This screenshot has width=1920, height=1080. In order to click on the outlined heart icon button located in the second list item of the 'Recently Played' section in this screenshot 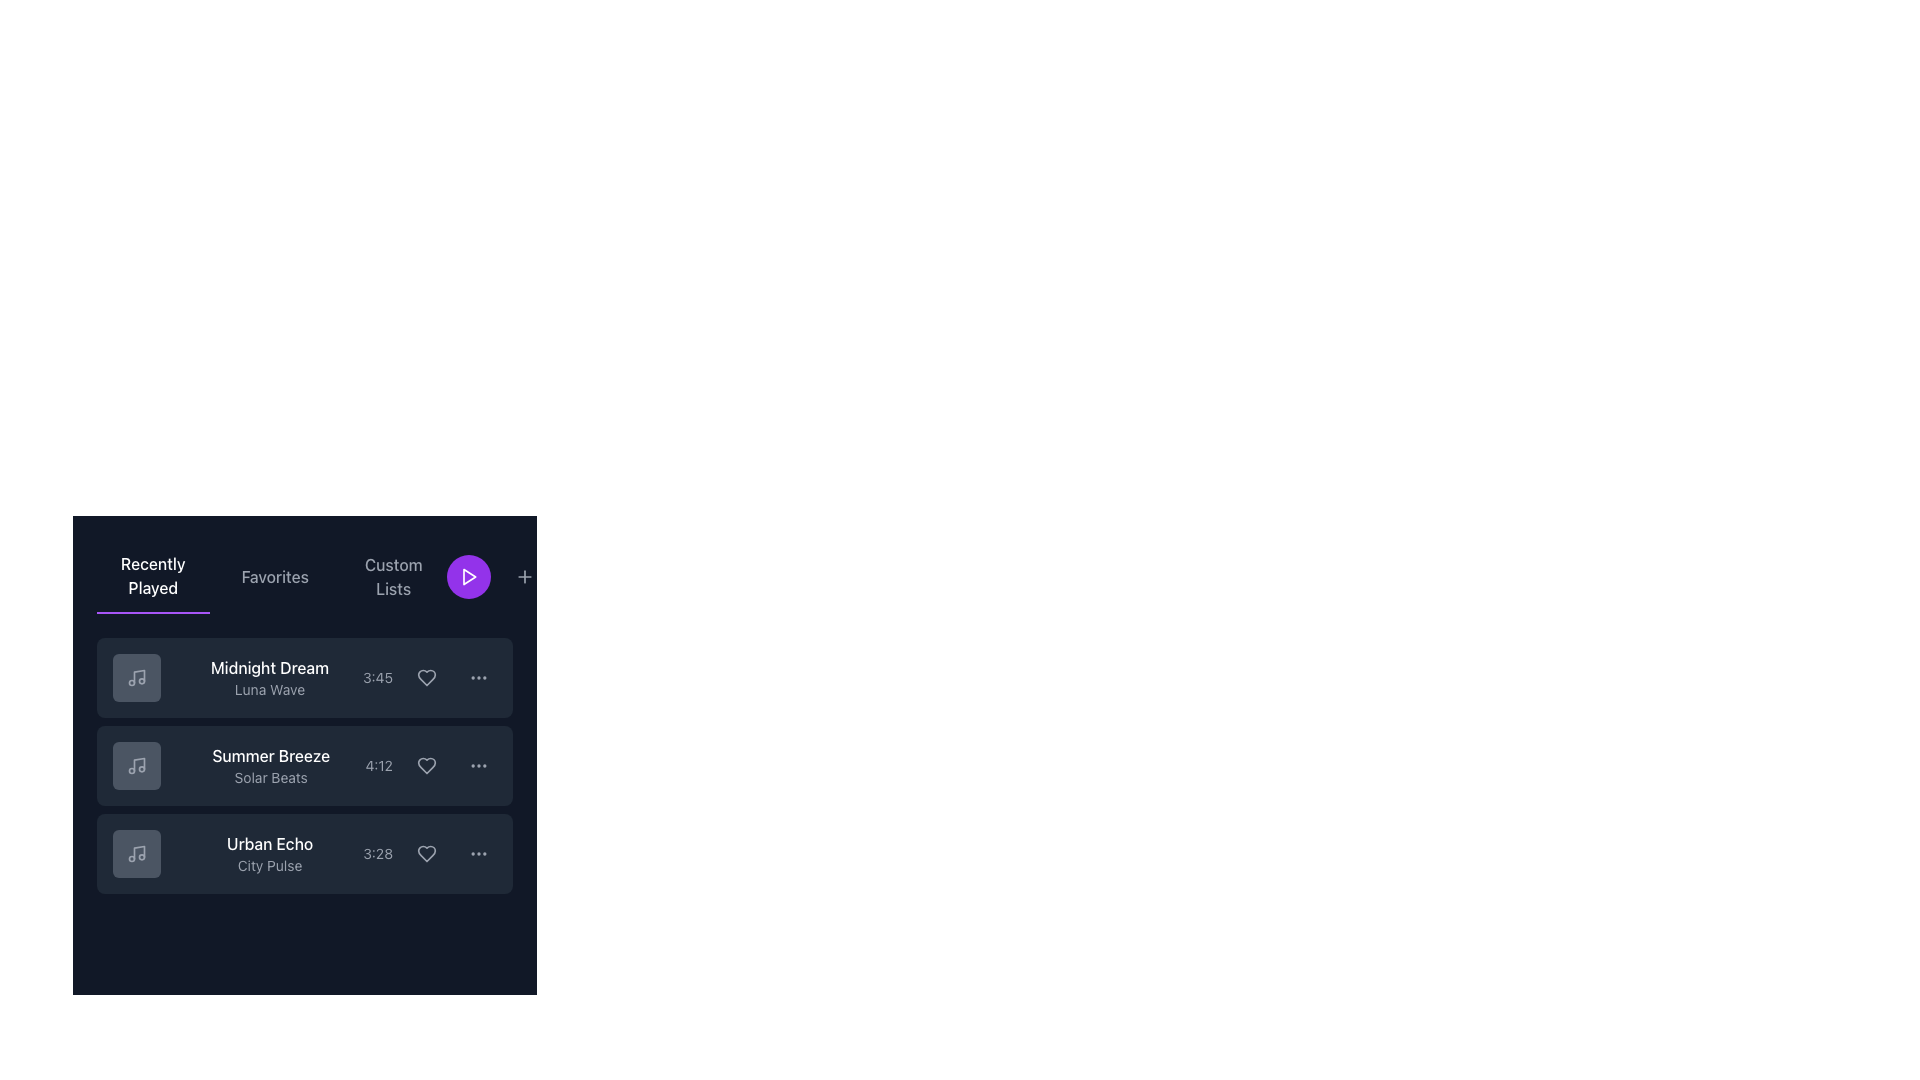, I will do `click(429, 677)`.